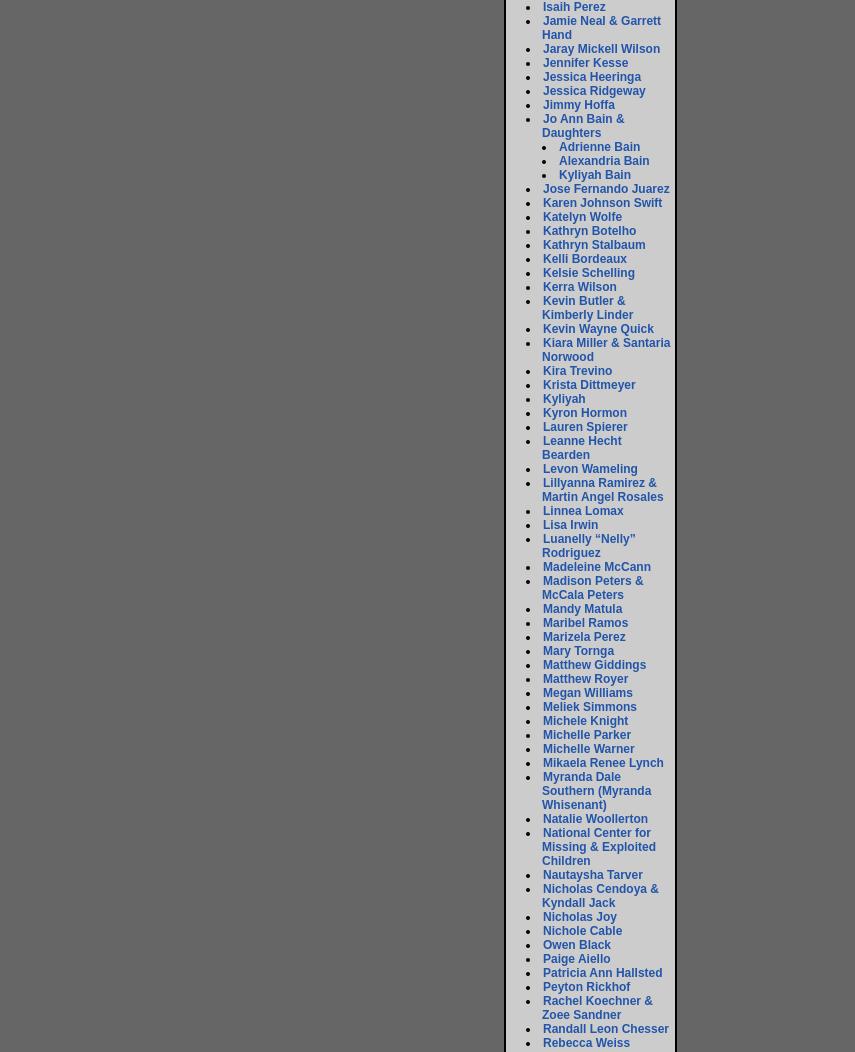 The height and width of the screenshot is (1052, 855). Describe the element at coordinates (596, 567) in the screenshot. I see `'Madeleine McCann'` at that location.